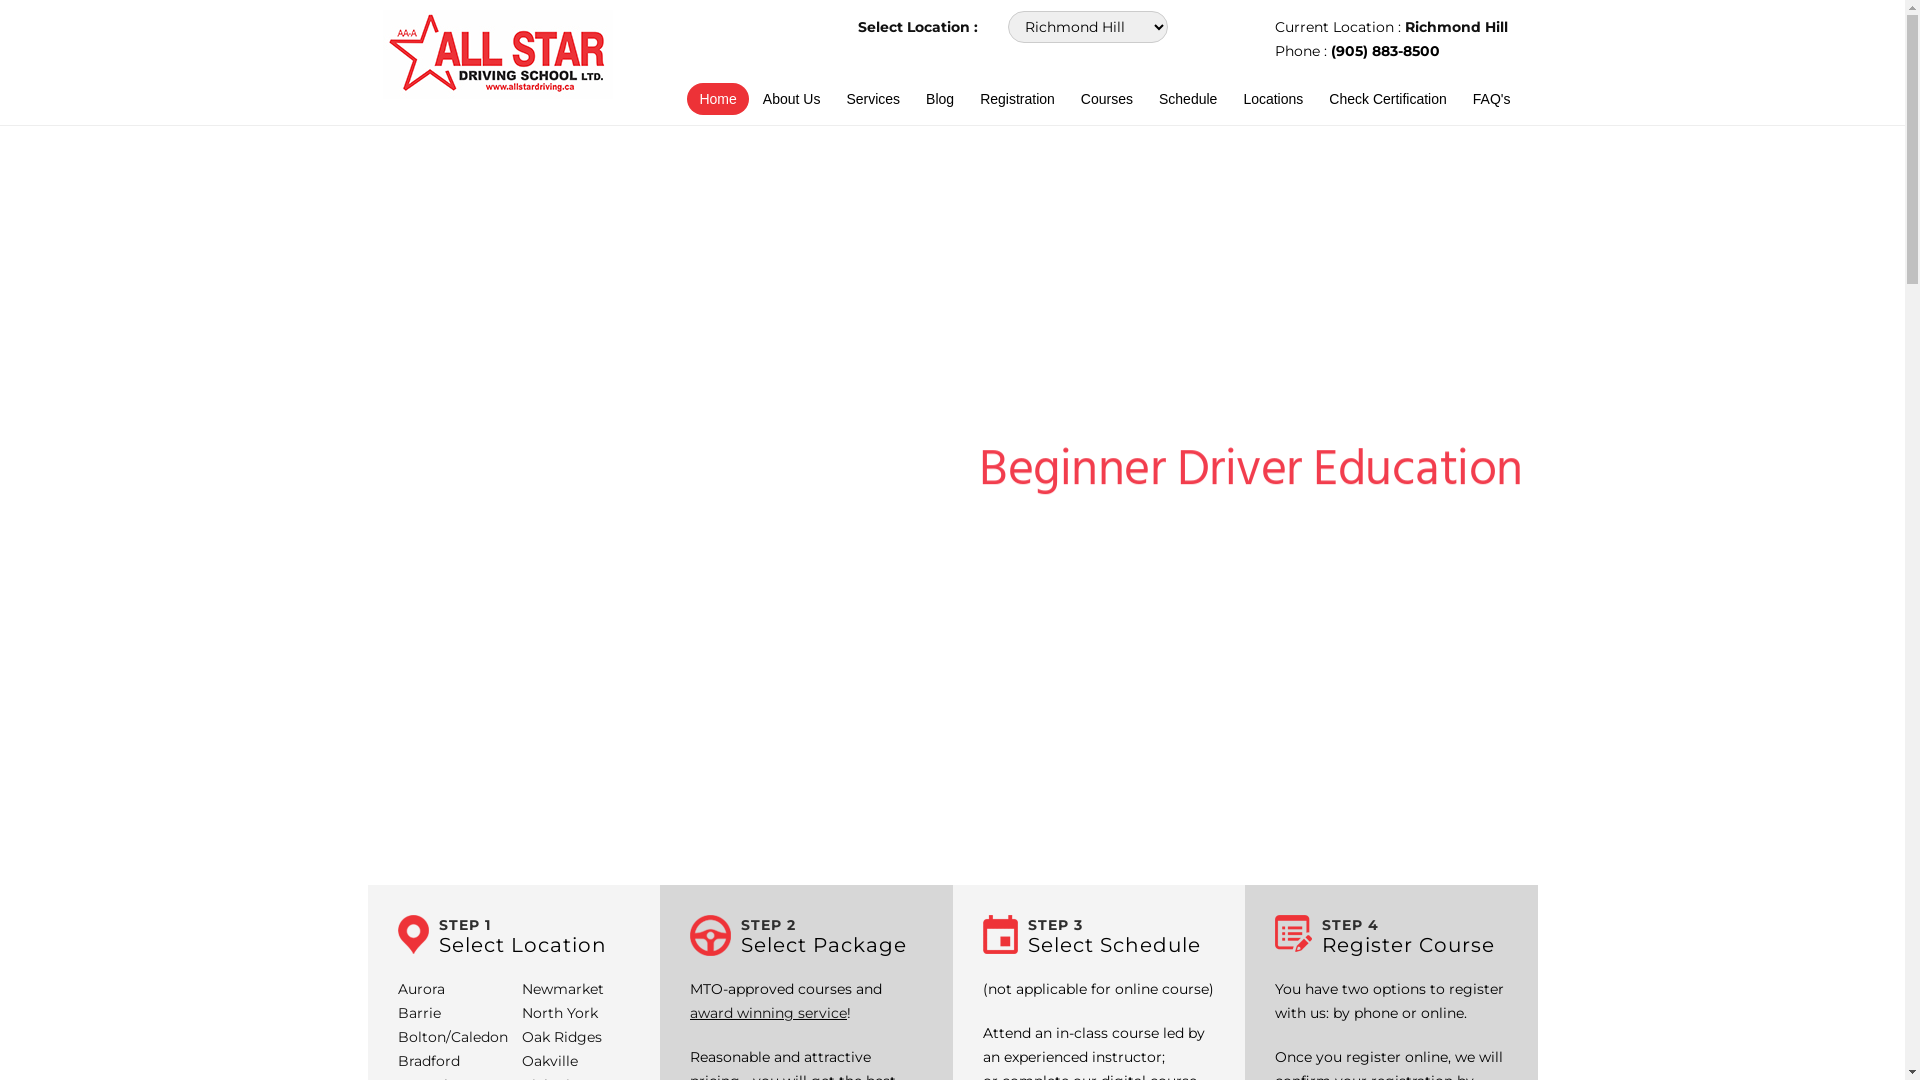 This screenshot has height=1080, width=1920. What do you see at coordinates (550, 1059) in the screenshot?
I see `'Oakville'` at bounding box center [550, 1059].